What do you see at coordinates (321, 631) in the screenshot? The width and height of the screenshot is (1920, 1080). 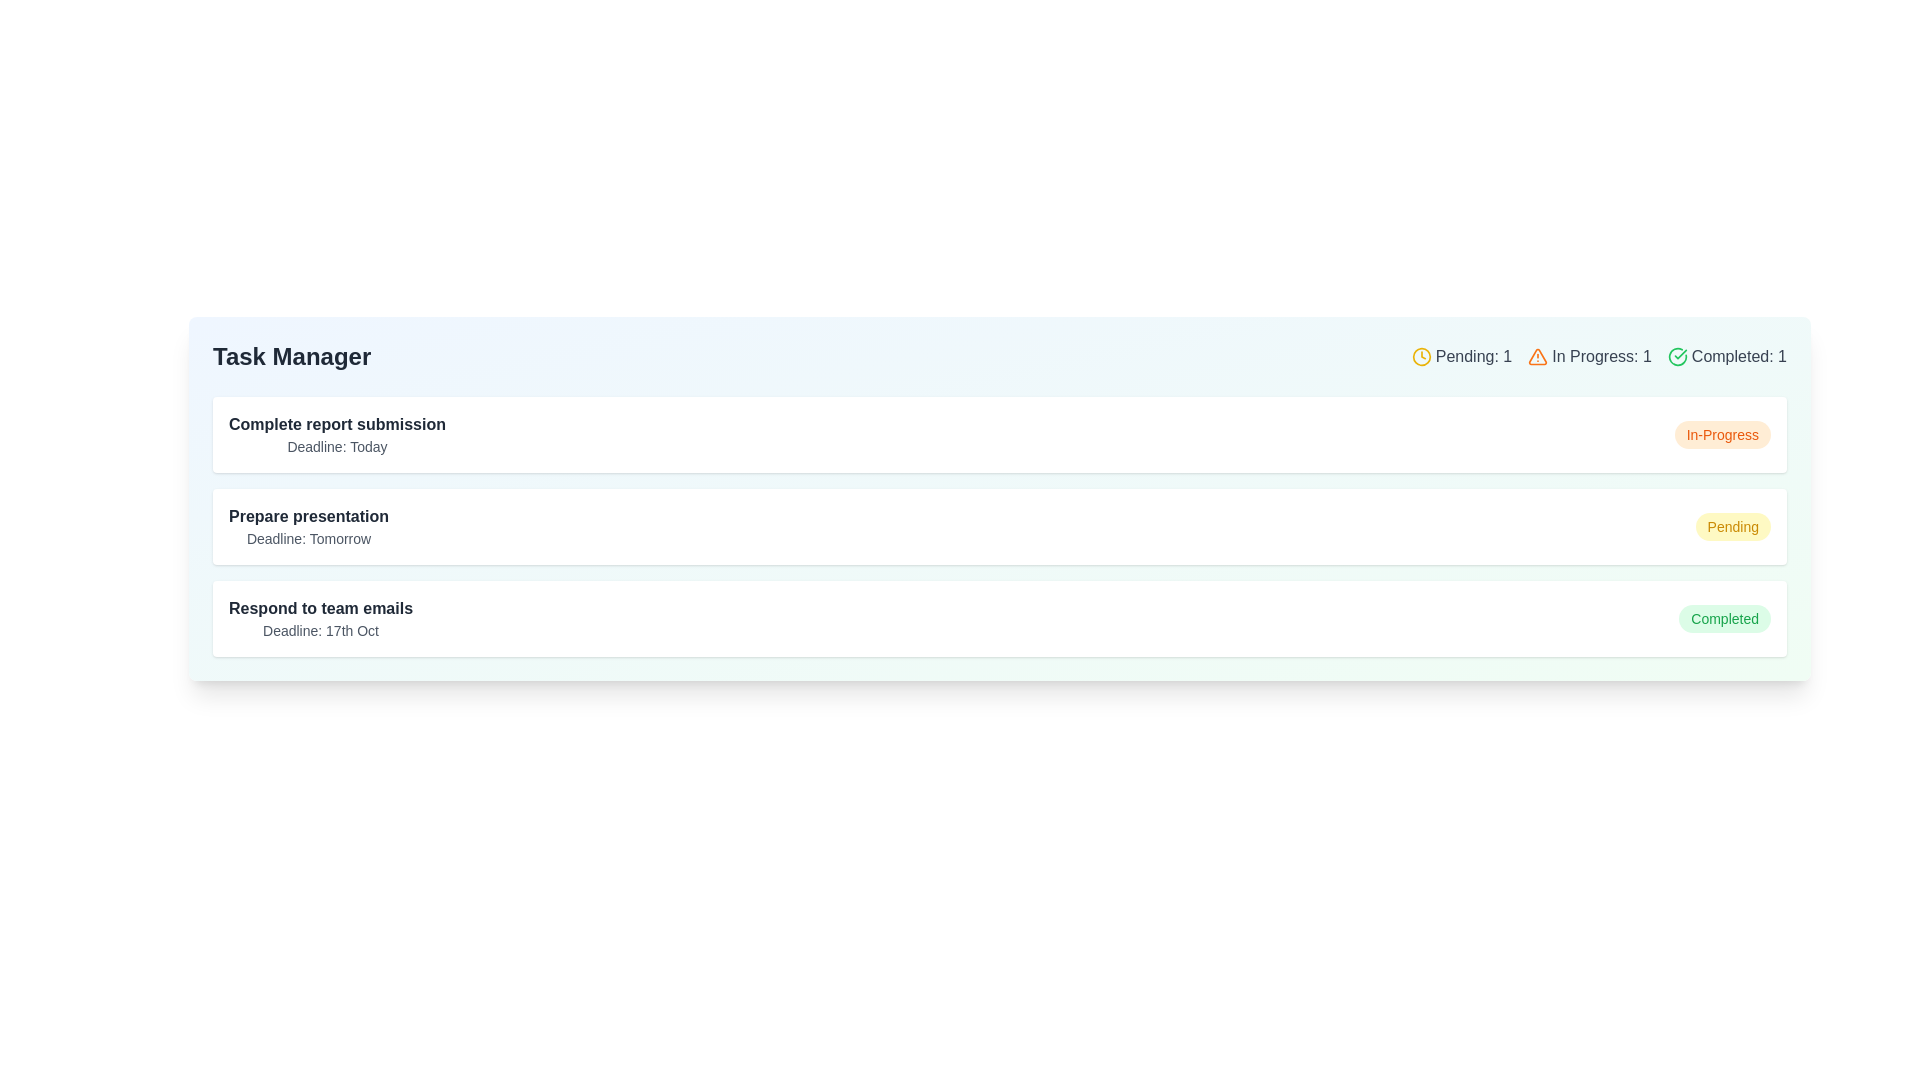 I see `the text label displaying 'Deadline: 17th Oct' located below the 'Respond to team emails' task in the 'Task Manager' interface` at bounding box center [321, 631].